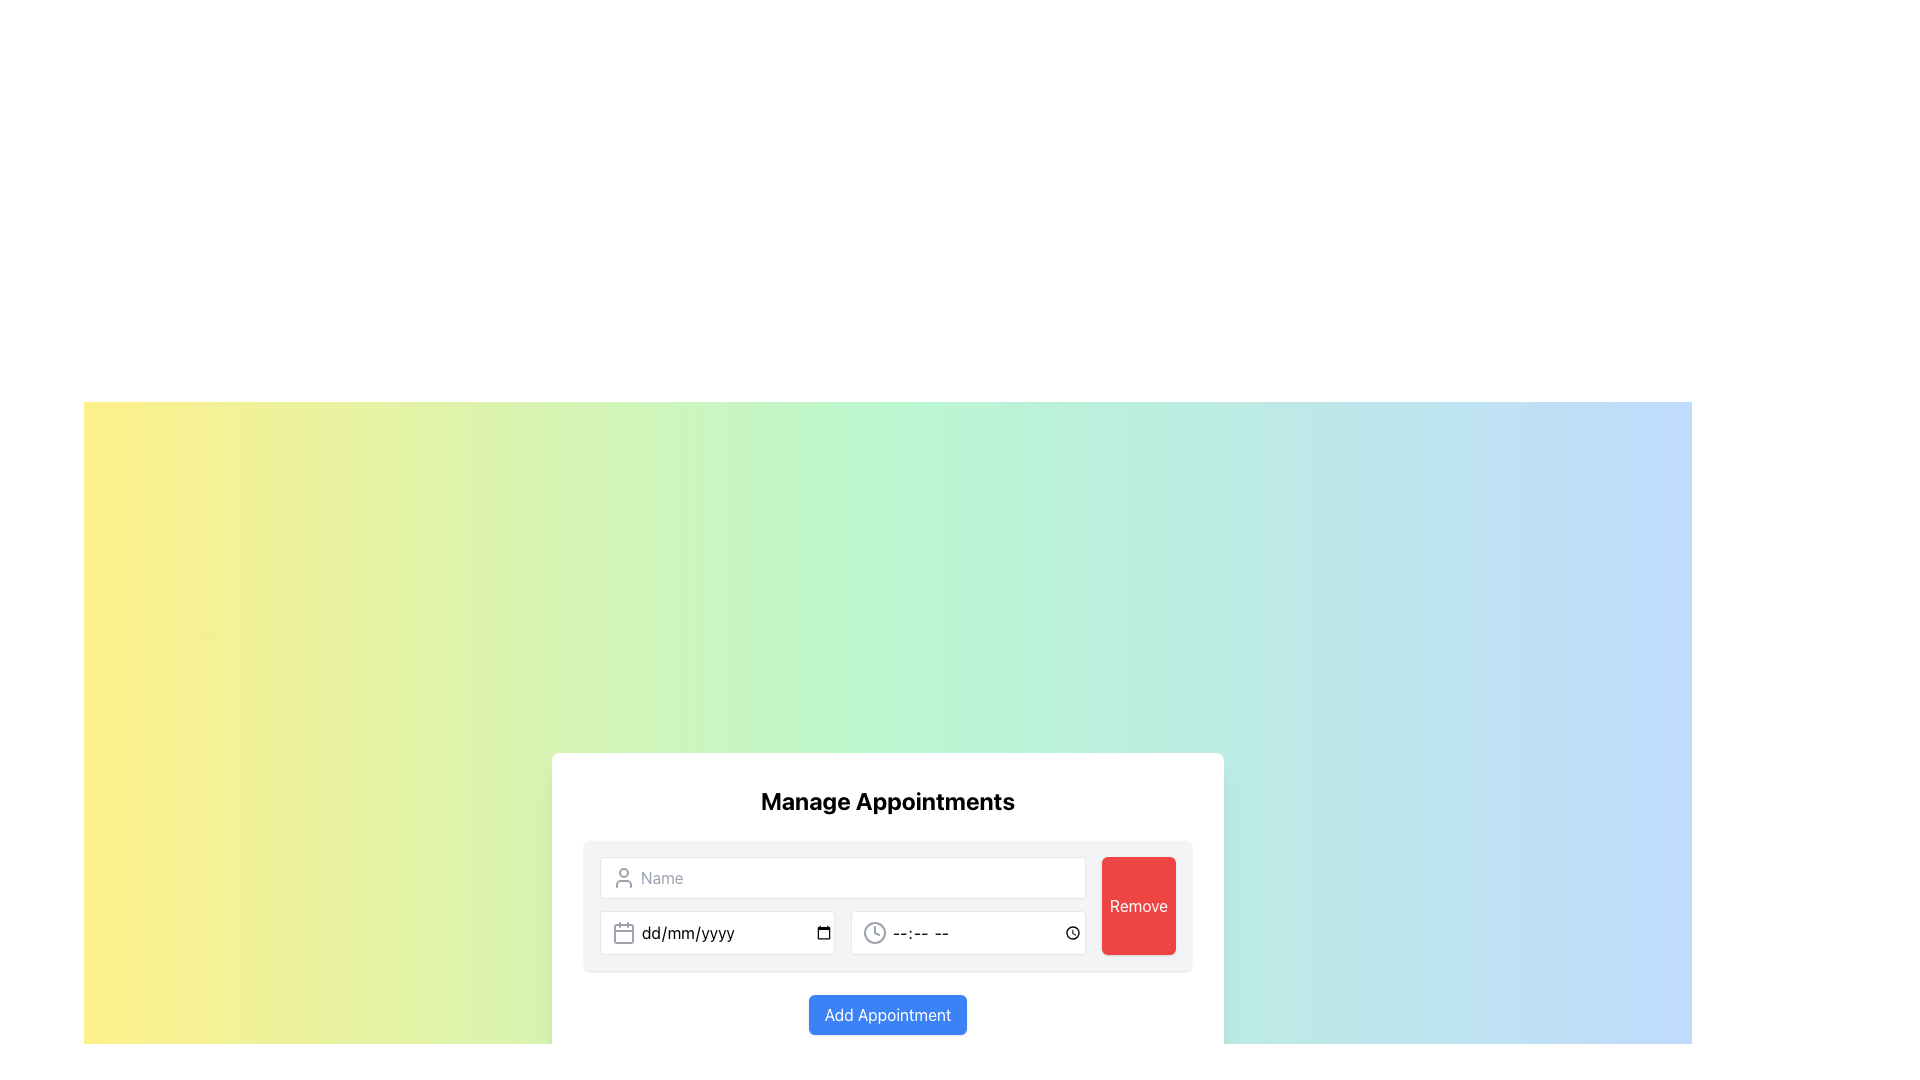 The image size is (1920, 1080). What do you see at coordinates (717, 933) in the screenshot?
I see `a date from the calendar popup by clicking on the date input field, which has a placeholder text 'dd/mm/yyyy' and is positioned in the left column of a form UI` at bounding box center [717, 933].